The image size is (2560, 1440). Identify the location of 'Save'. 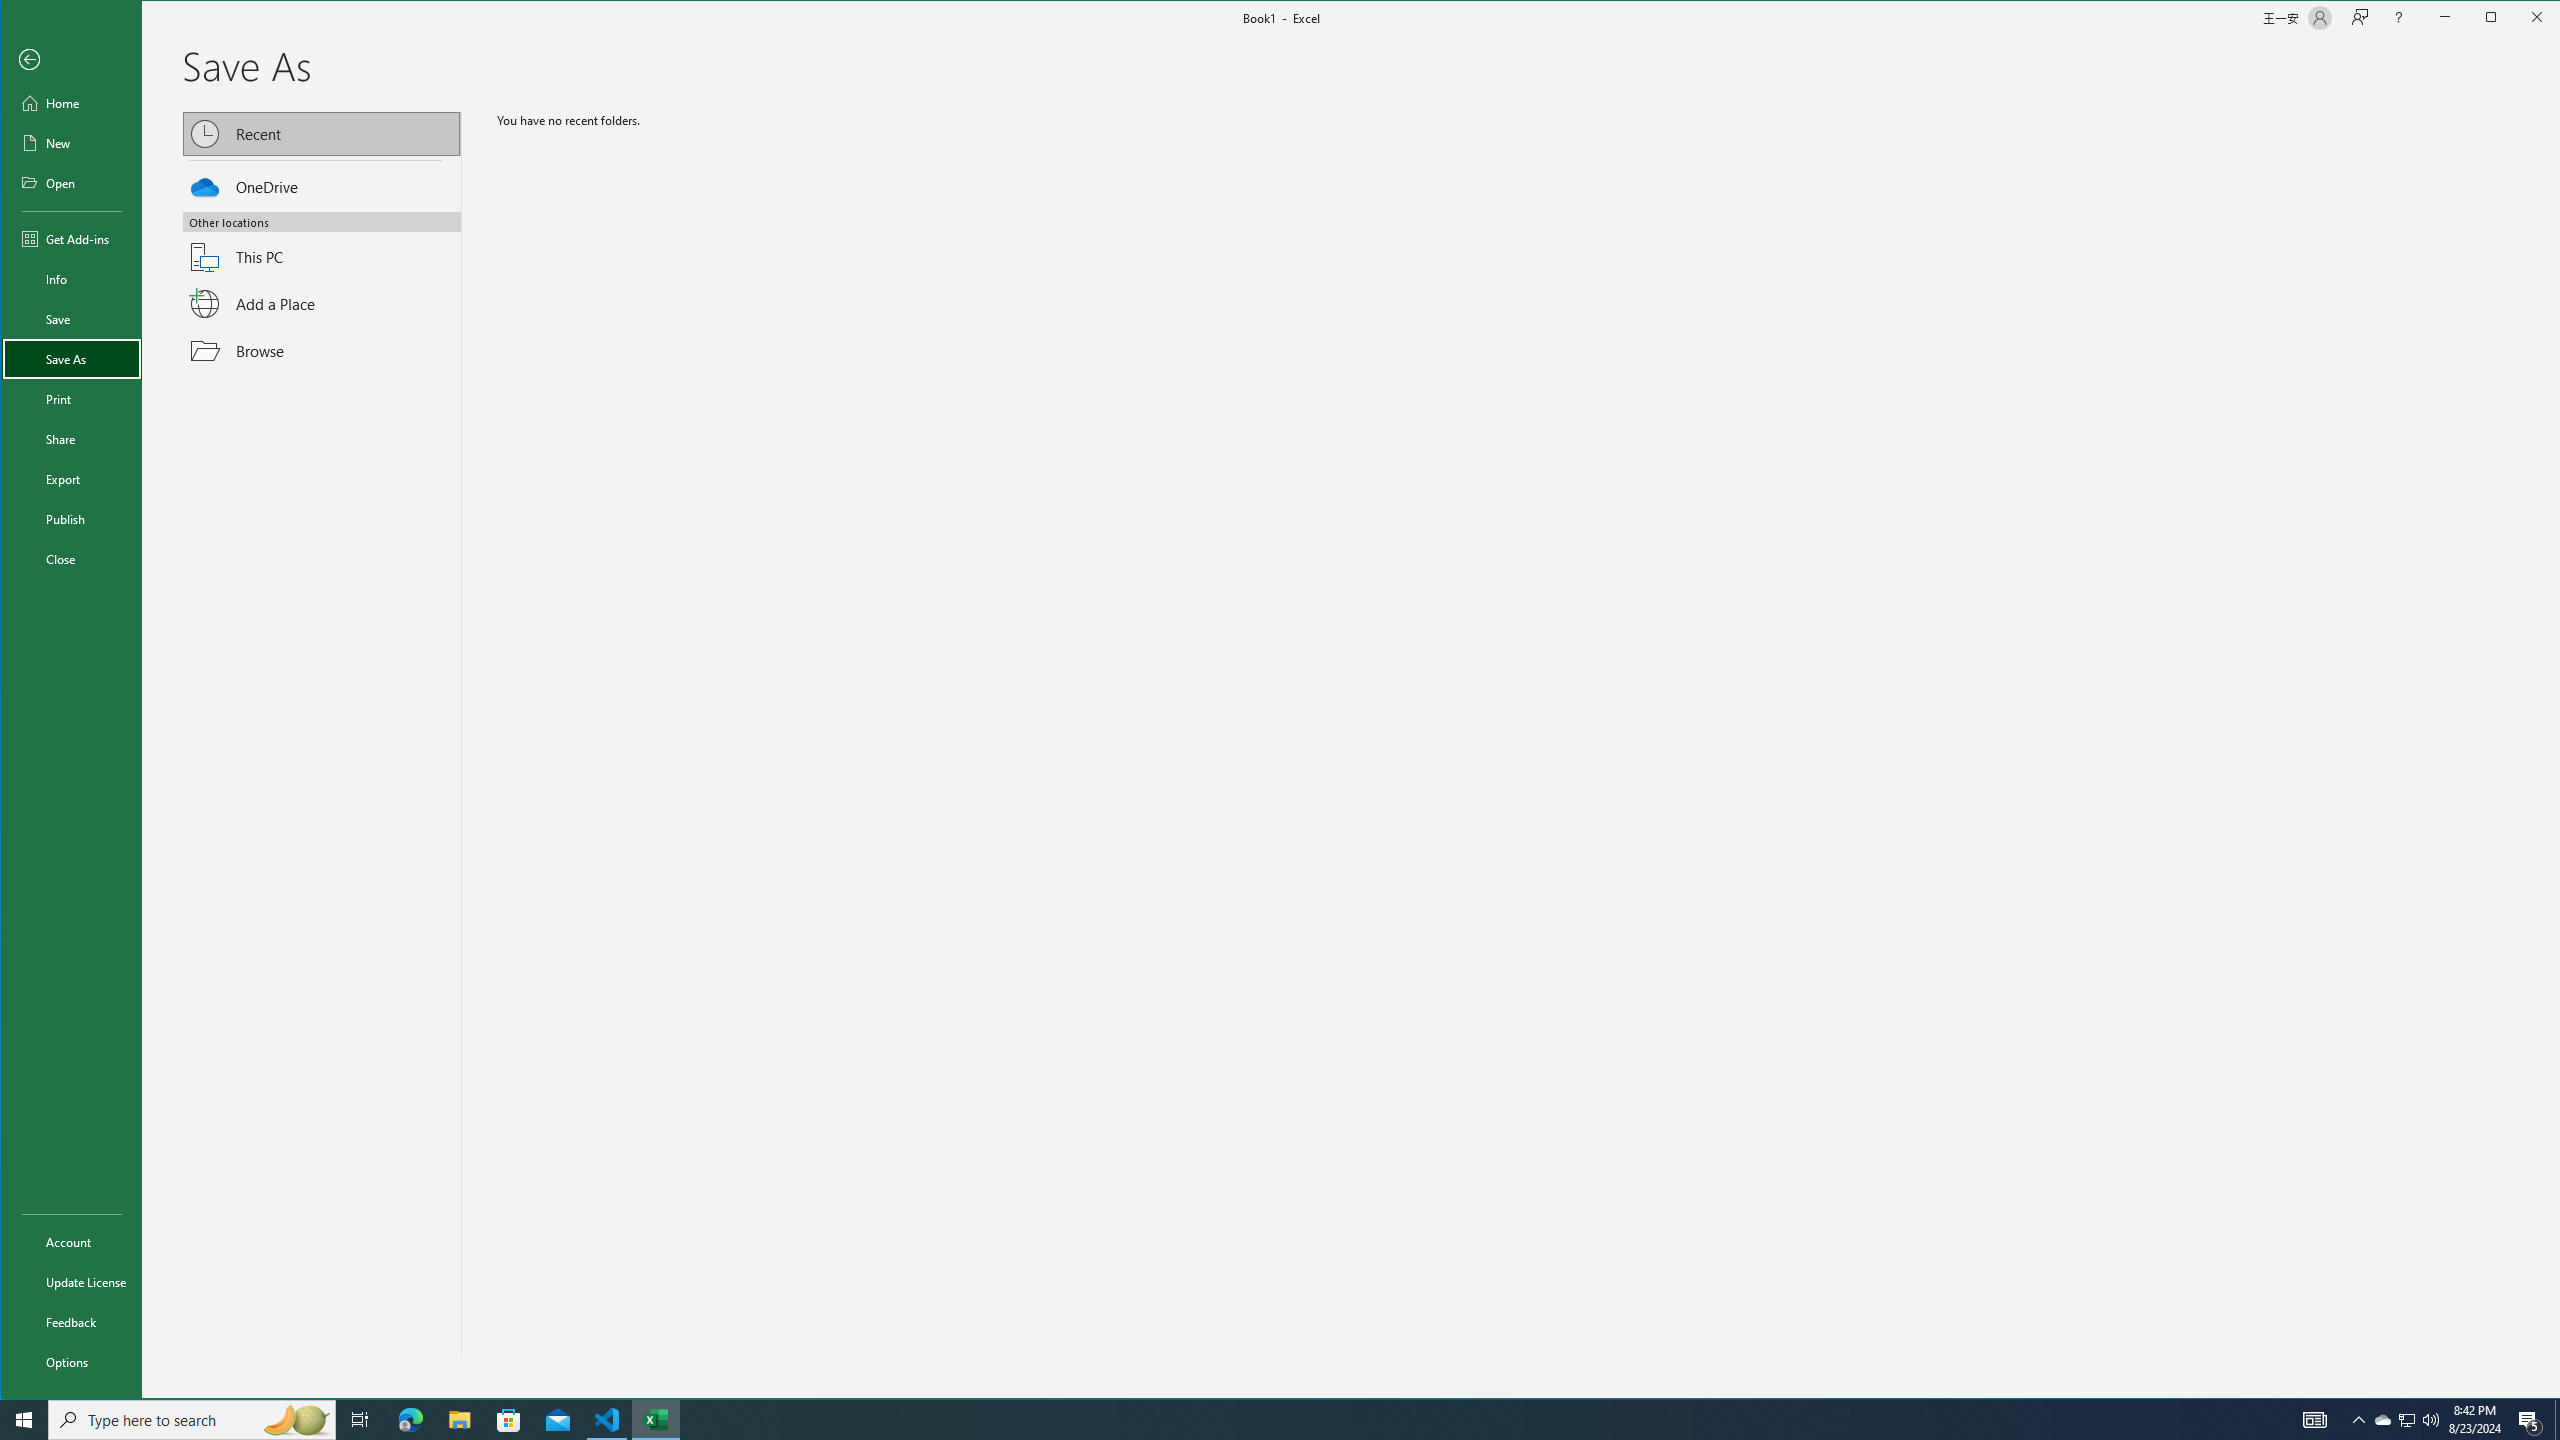
(70, 317).